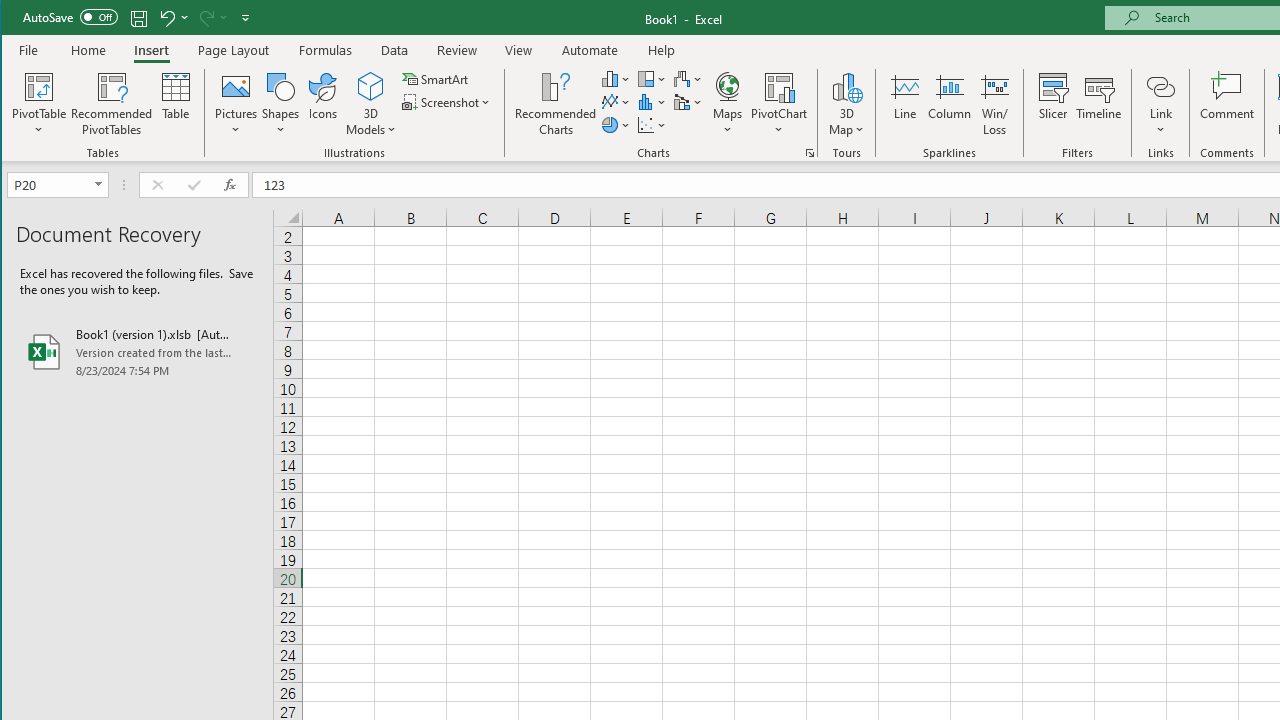 The width and height of the screenshot is (1280, 720). Describe the element at coordinates (846, 85) in the screenshot. I see `'3D Map'` at that location.